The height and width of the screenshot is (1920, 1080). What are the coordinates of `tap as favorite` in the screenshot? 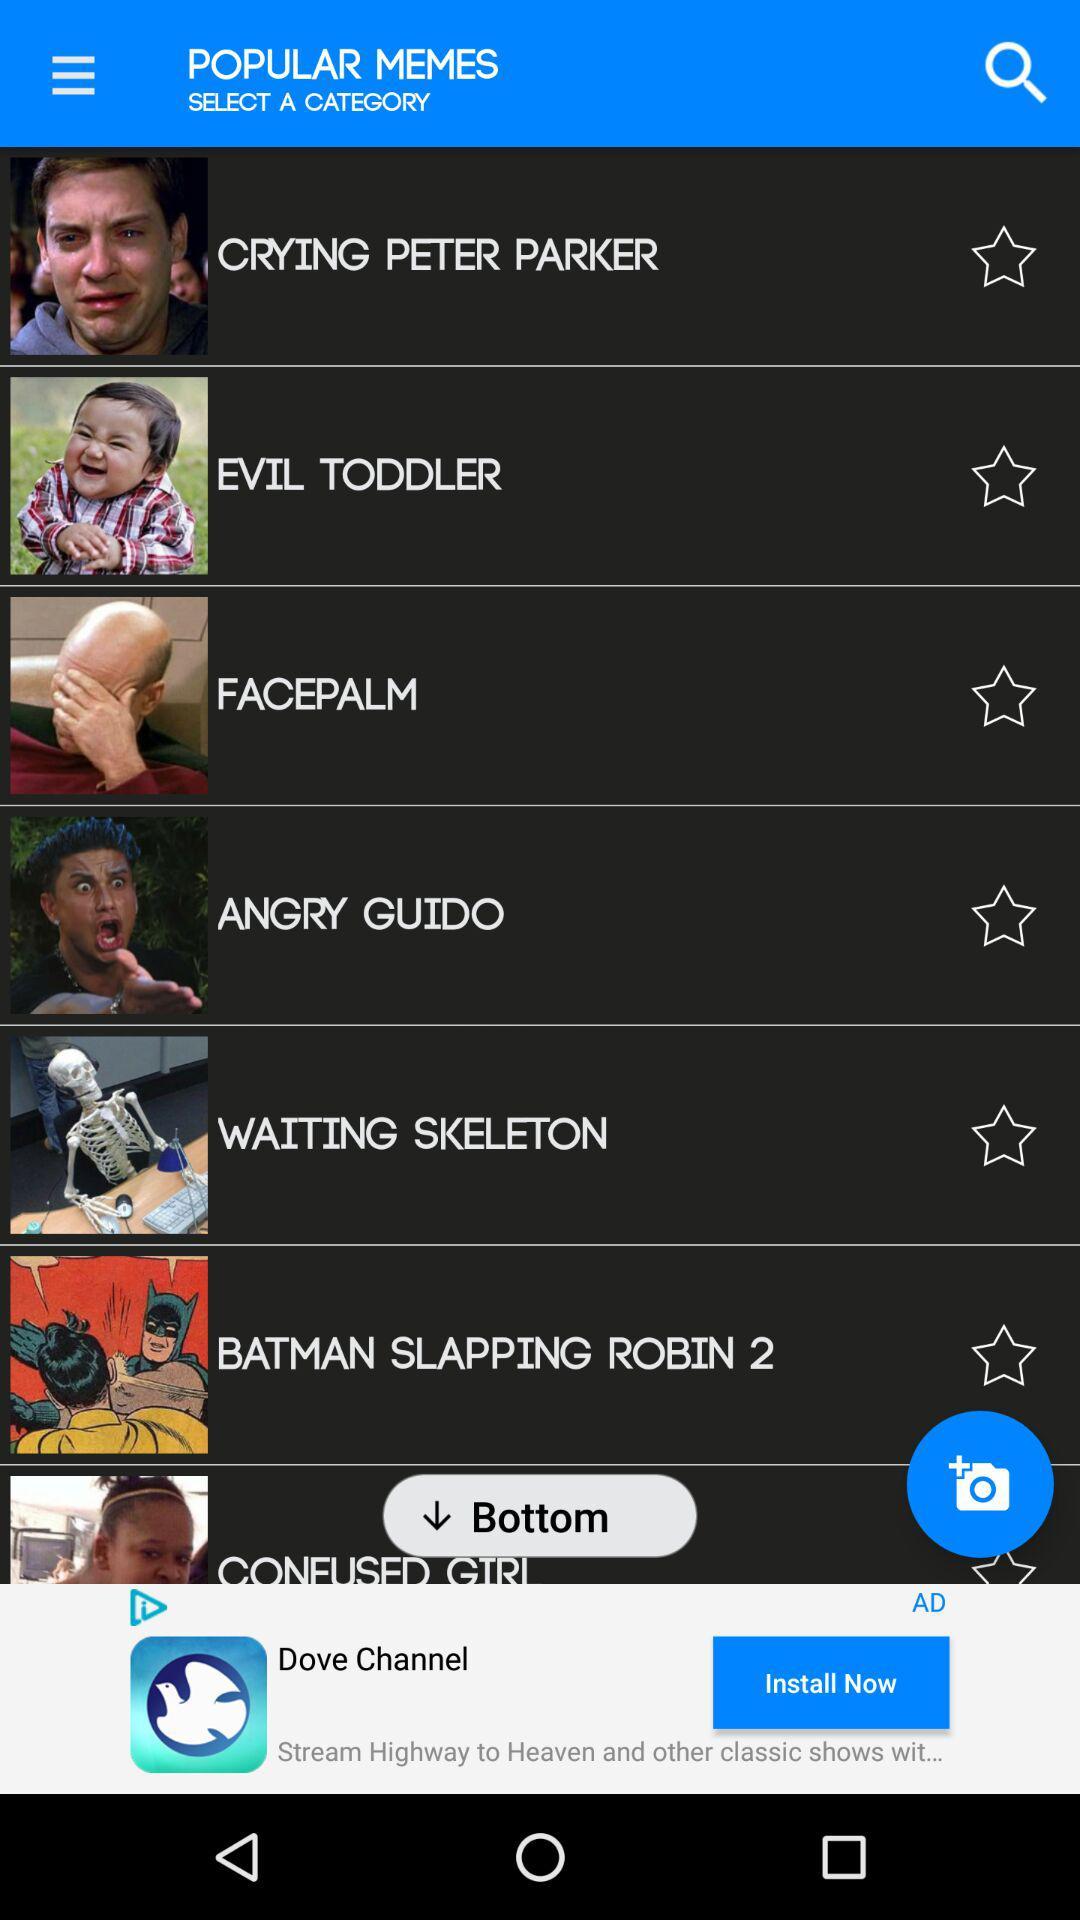 It's located at (1003, 695).